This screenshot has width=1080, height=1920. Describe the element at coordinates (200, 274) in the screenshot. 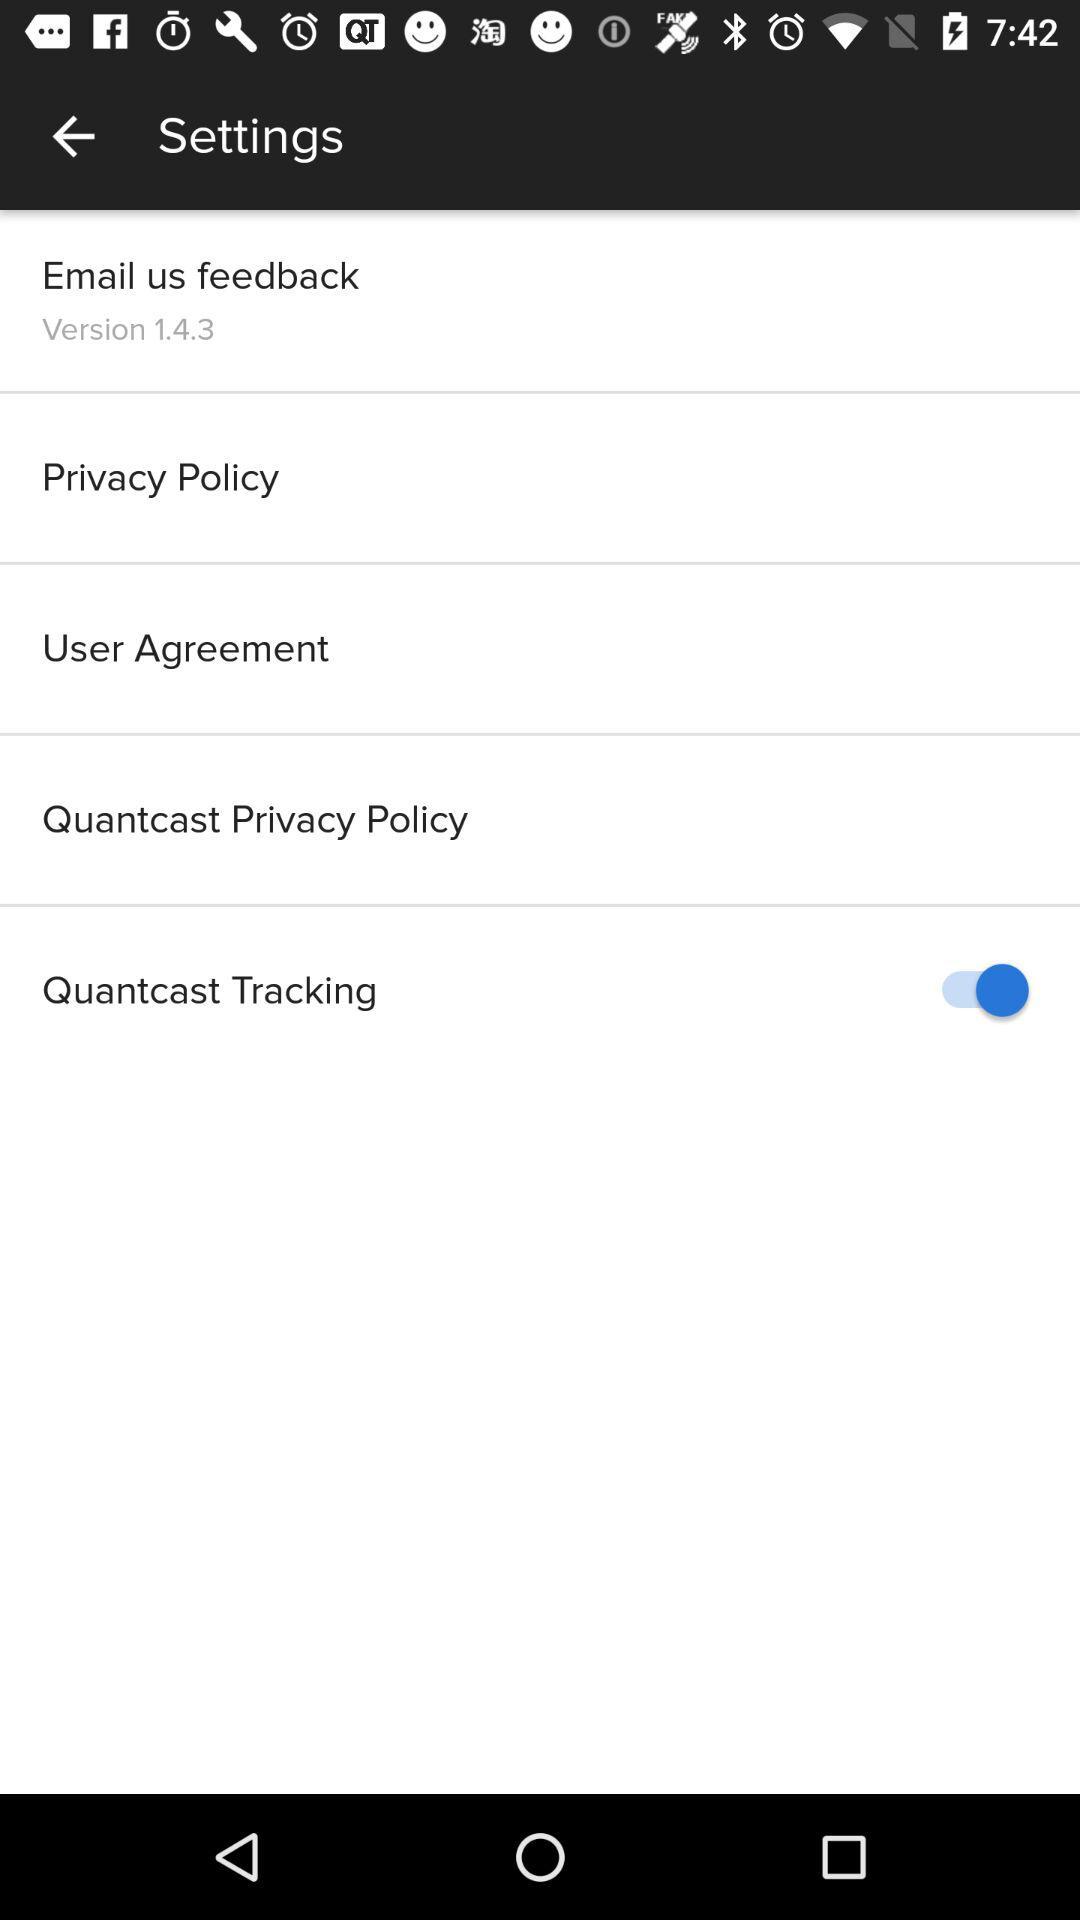

I see `the email us feedback icon` at that location.